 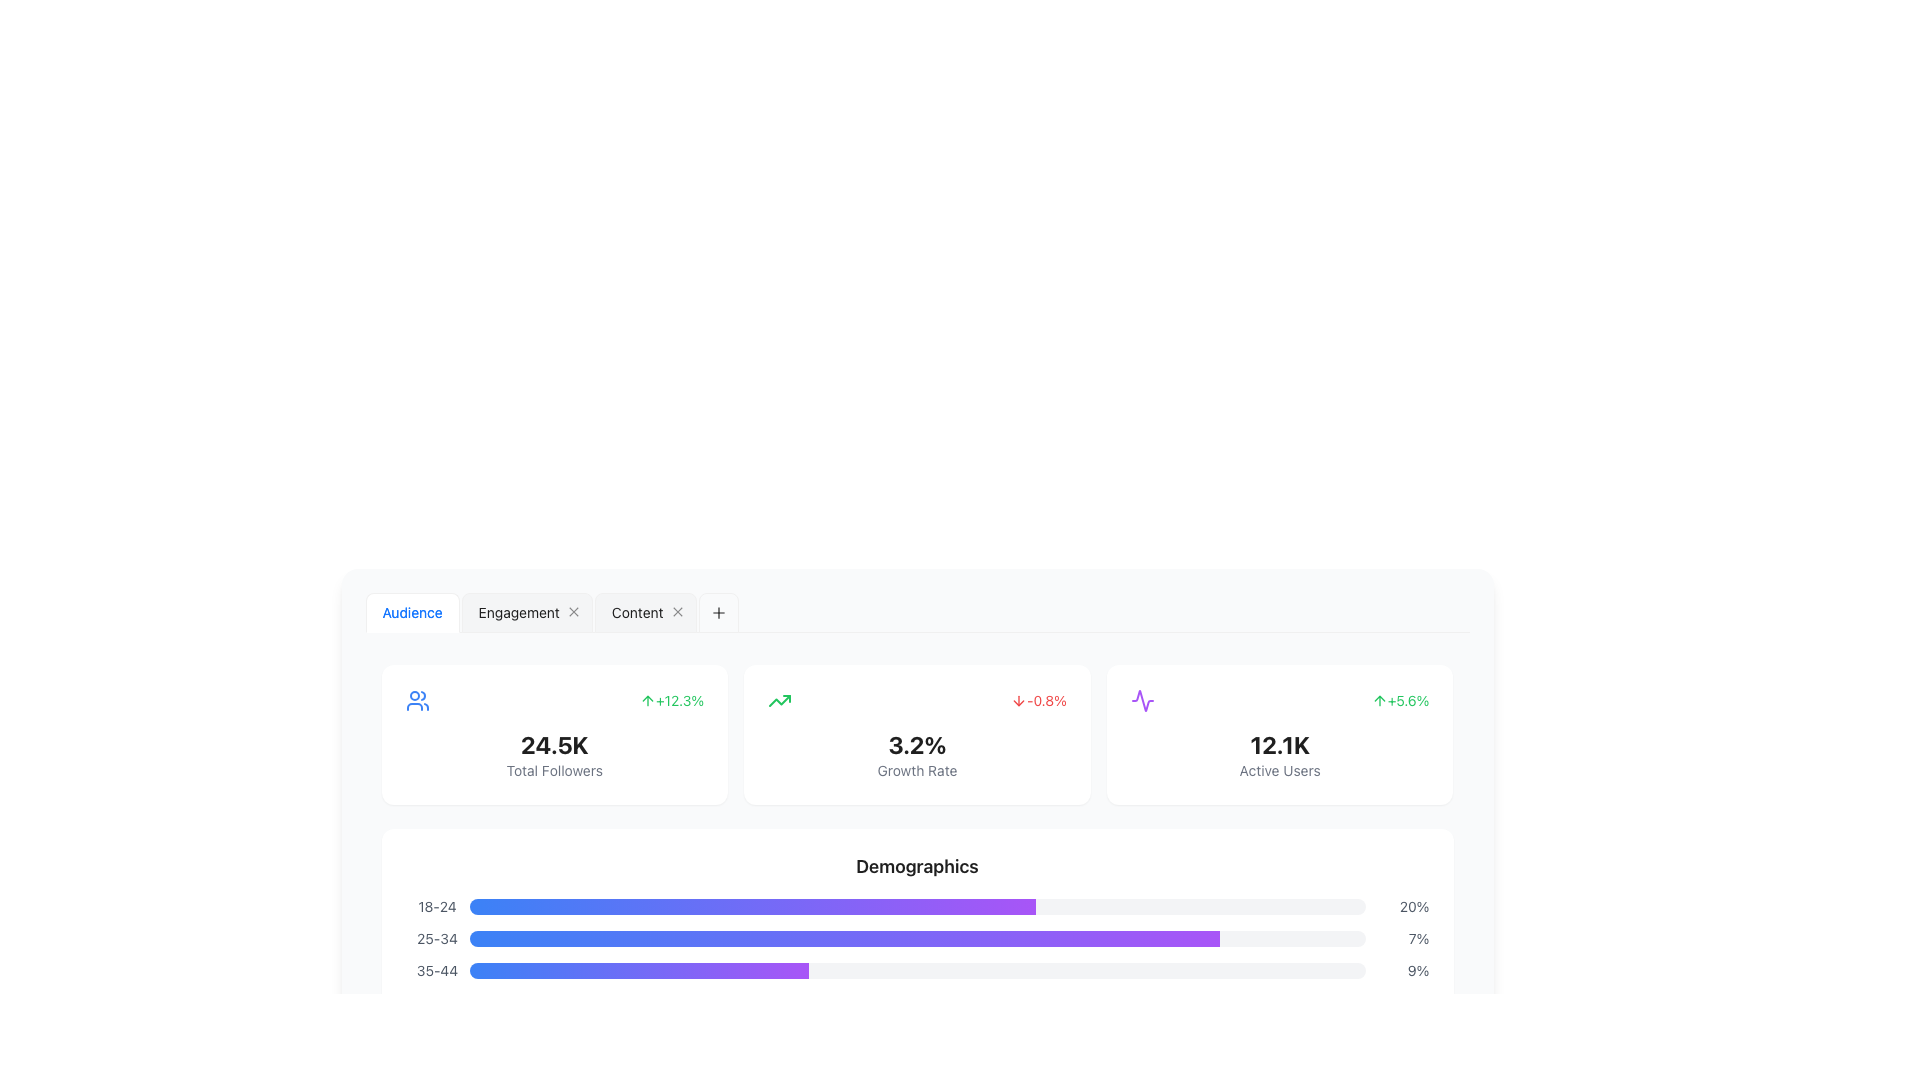 I want to click on the horizontal progress bar styled with a gradient background ranging from blue to purple, which has the text '25-34' to its left and '7%' to its right, so click(x=916, y=938).